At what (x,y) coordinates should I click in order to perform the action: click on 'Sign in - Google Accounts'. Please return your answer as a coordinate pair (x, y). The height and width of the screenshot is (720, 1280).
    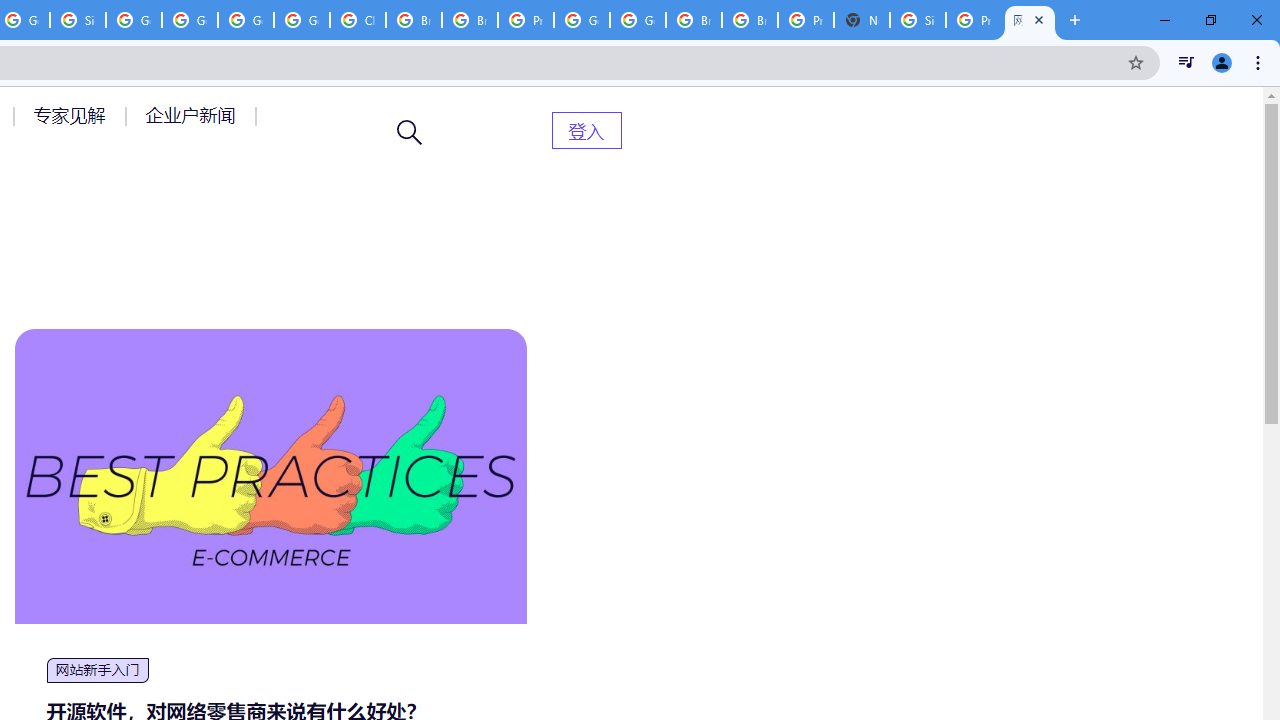
    Looking at the image, I should click on (916, 20).